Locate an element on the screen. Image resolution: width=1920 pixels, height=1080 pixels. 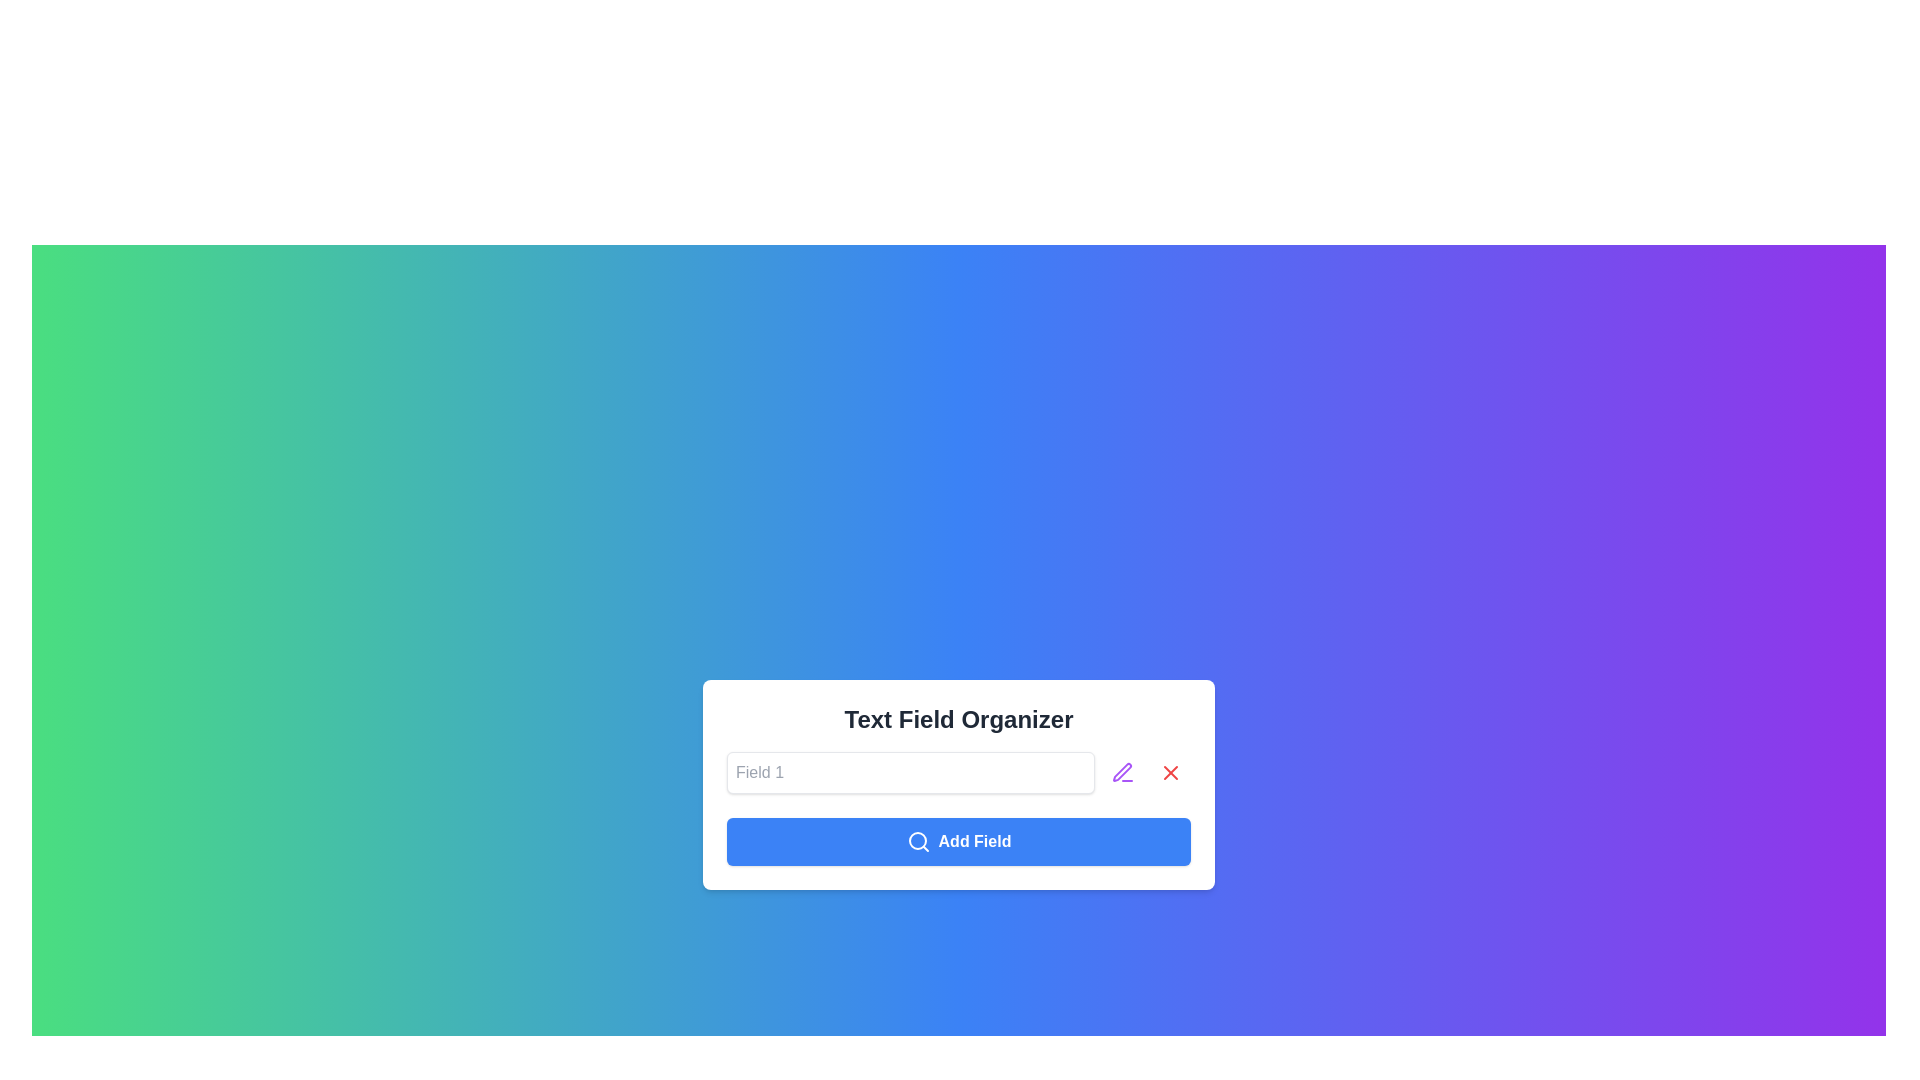
the small red cross icon button located near the top right of the text field labeled 'Field 1' in the modal interface is located at coordinates (1171, 771).